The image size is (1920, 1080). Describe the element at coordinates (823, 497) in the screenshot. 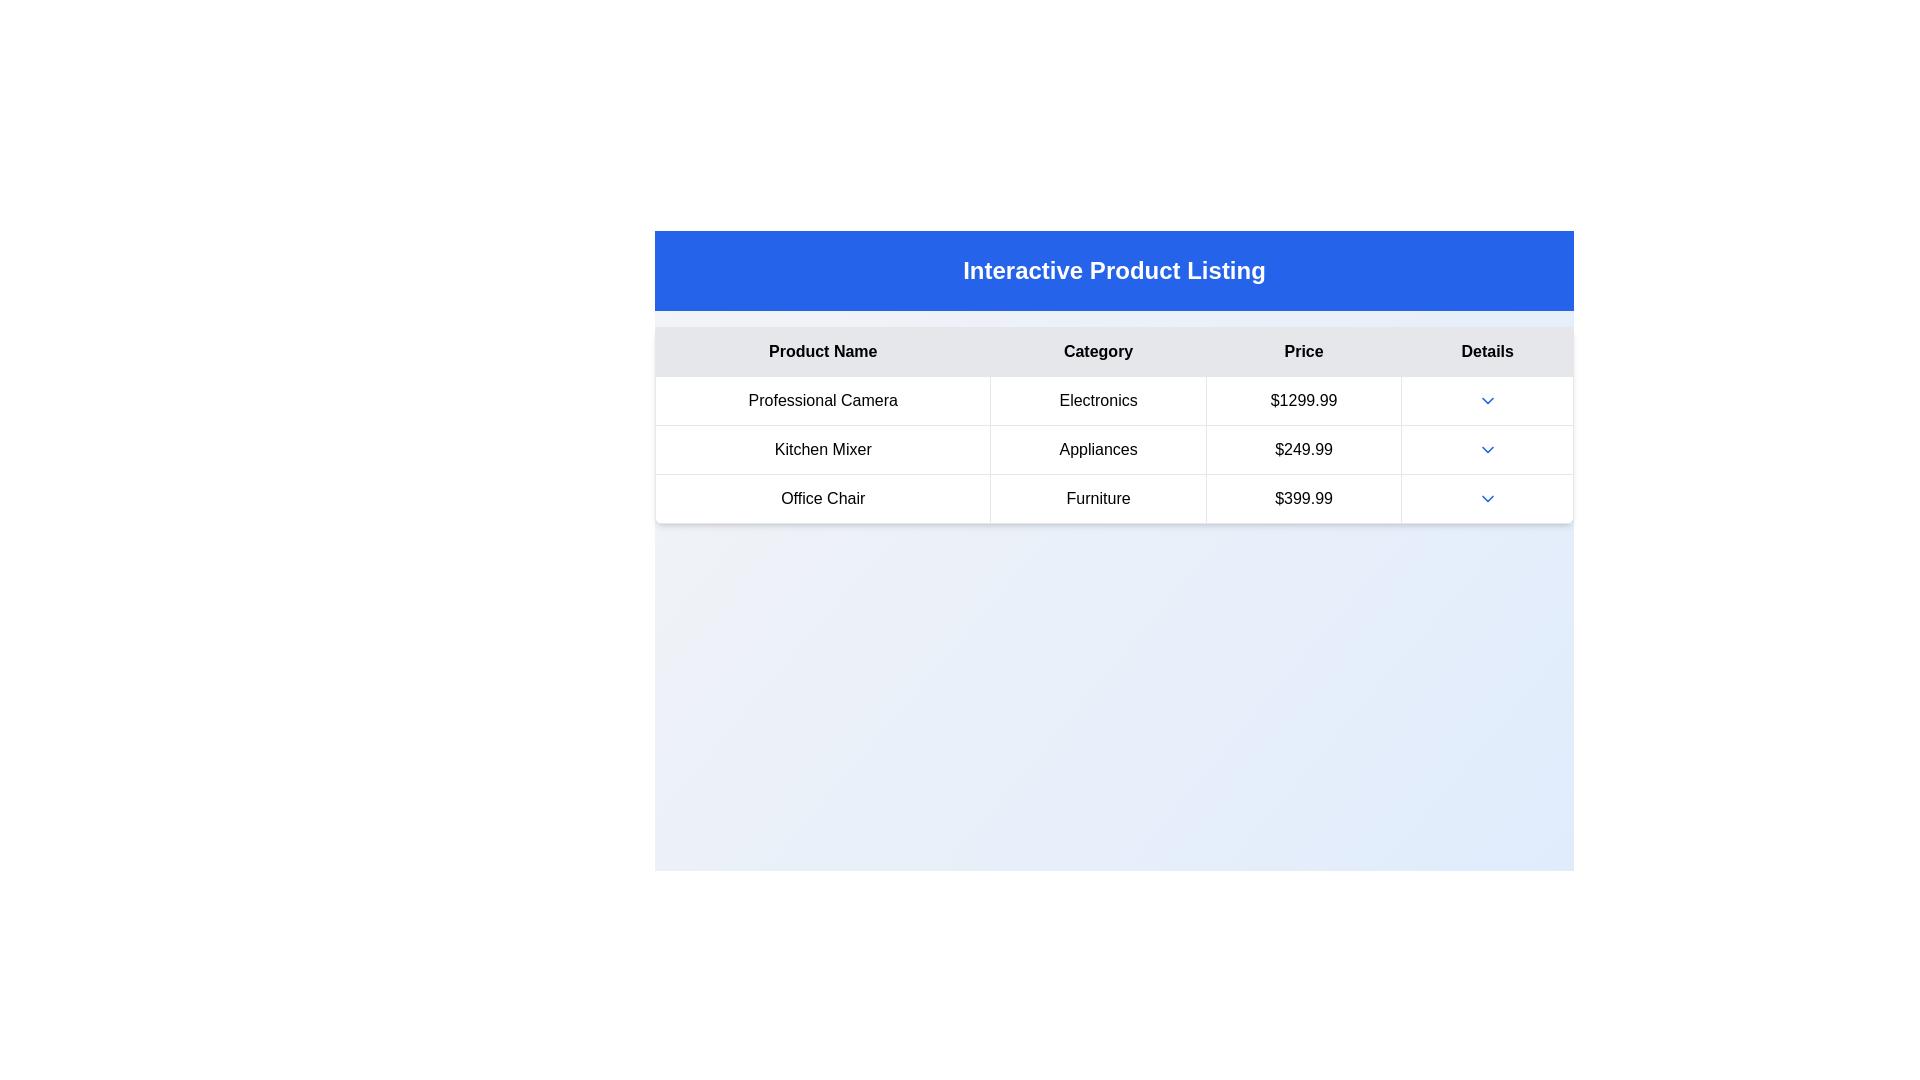

I see `text label displaying 'Office Chair' in bold, located in the first column of the third row under the 'Product Name' header` at that location.